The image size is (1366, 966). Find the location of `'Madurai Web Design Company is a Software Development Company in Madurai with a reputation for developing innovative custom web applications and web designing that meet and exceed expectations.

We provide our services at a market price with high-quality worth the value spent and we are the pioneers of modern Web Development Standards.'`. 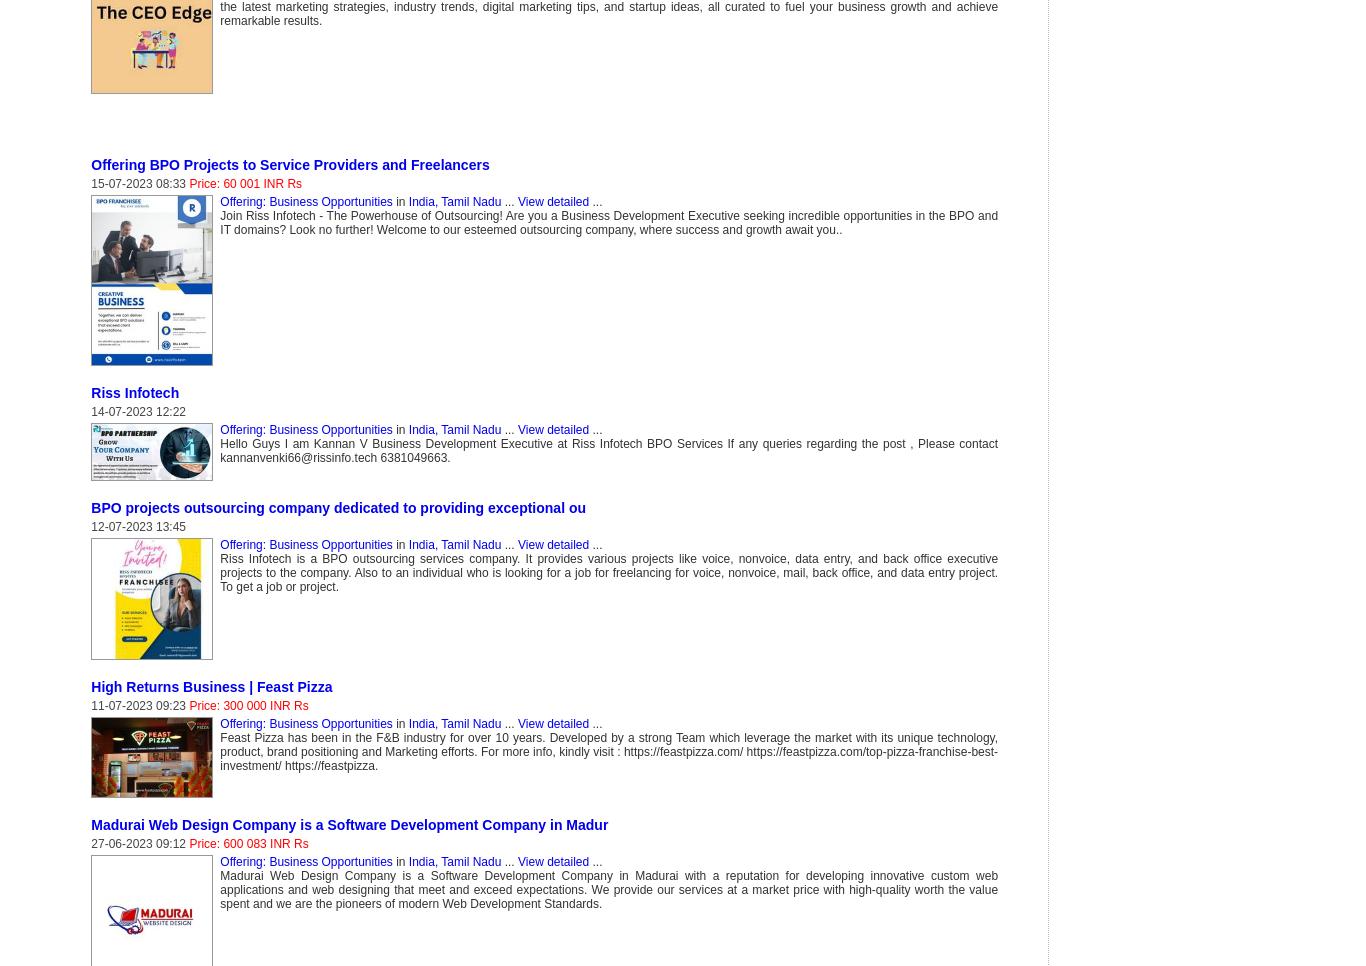

'Madurai Web Design Company is a Software Development Company in Madurai with a reputation for developing innovative custom web applications and web designing that meet and exceed expectations.

We provide our services at a market price with high-quality worth the value spent and we are the pioneers of modern Web Development Standards.' is located at coordinates (219, 889).